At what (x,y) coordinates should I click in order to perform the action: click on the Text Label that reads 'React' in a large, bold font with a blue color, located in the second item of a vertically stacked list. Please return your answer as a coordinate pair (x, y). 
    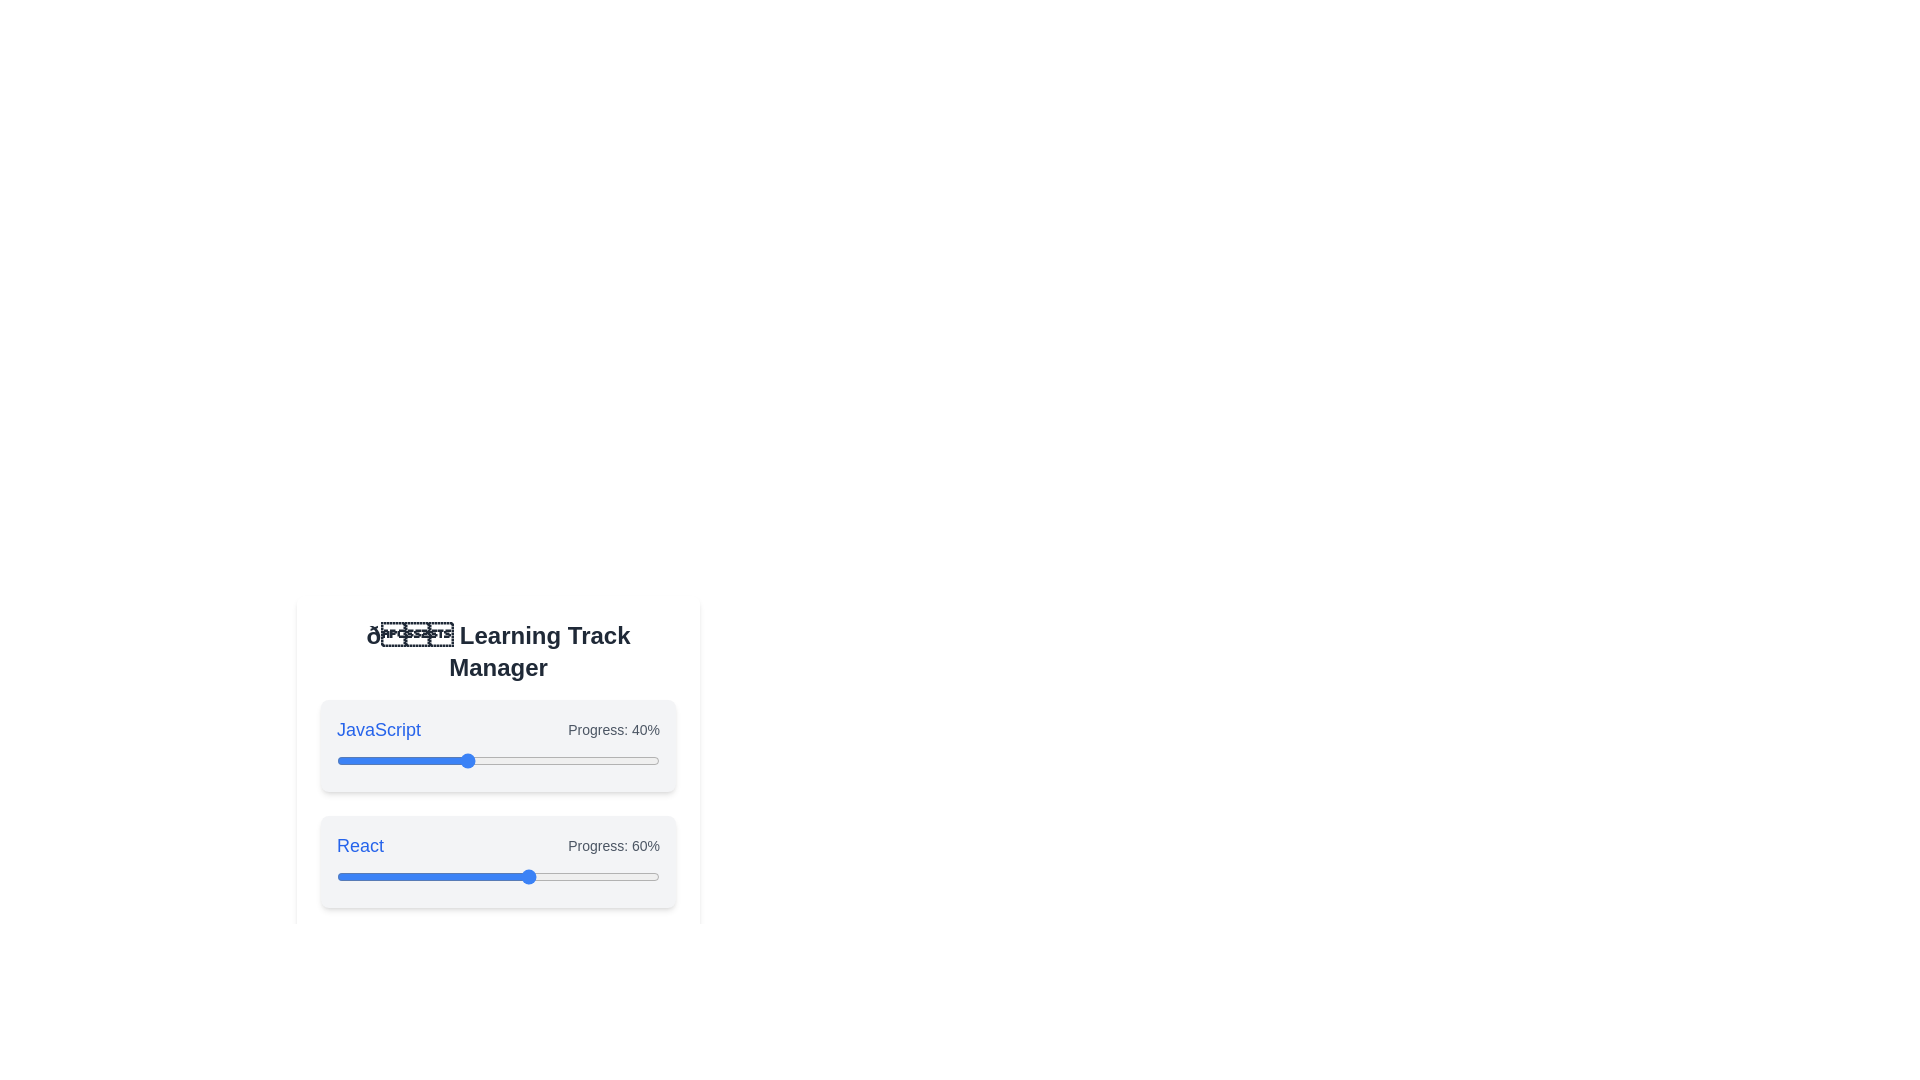
    Looking at the image, I should click on (360, 845).